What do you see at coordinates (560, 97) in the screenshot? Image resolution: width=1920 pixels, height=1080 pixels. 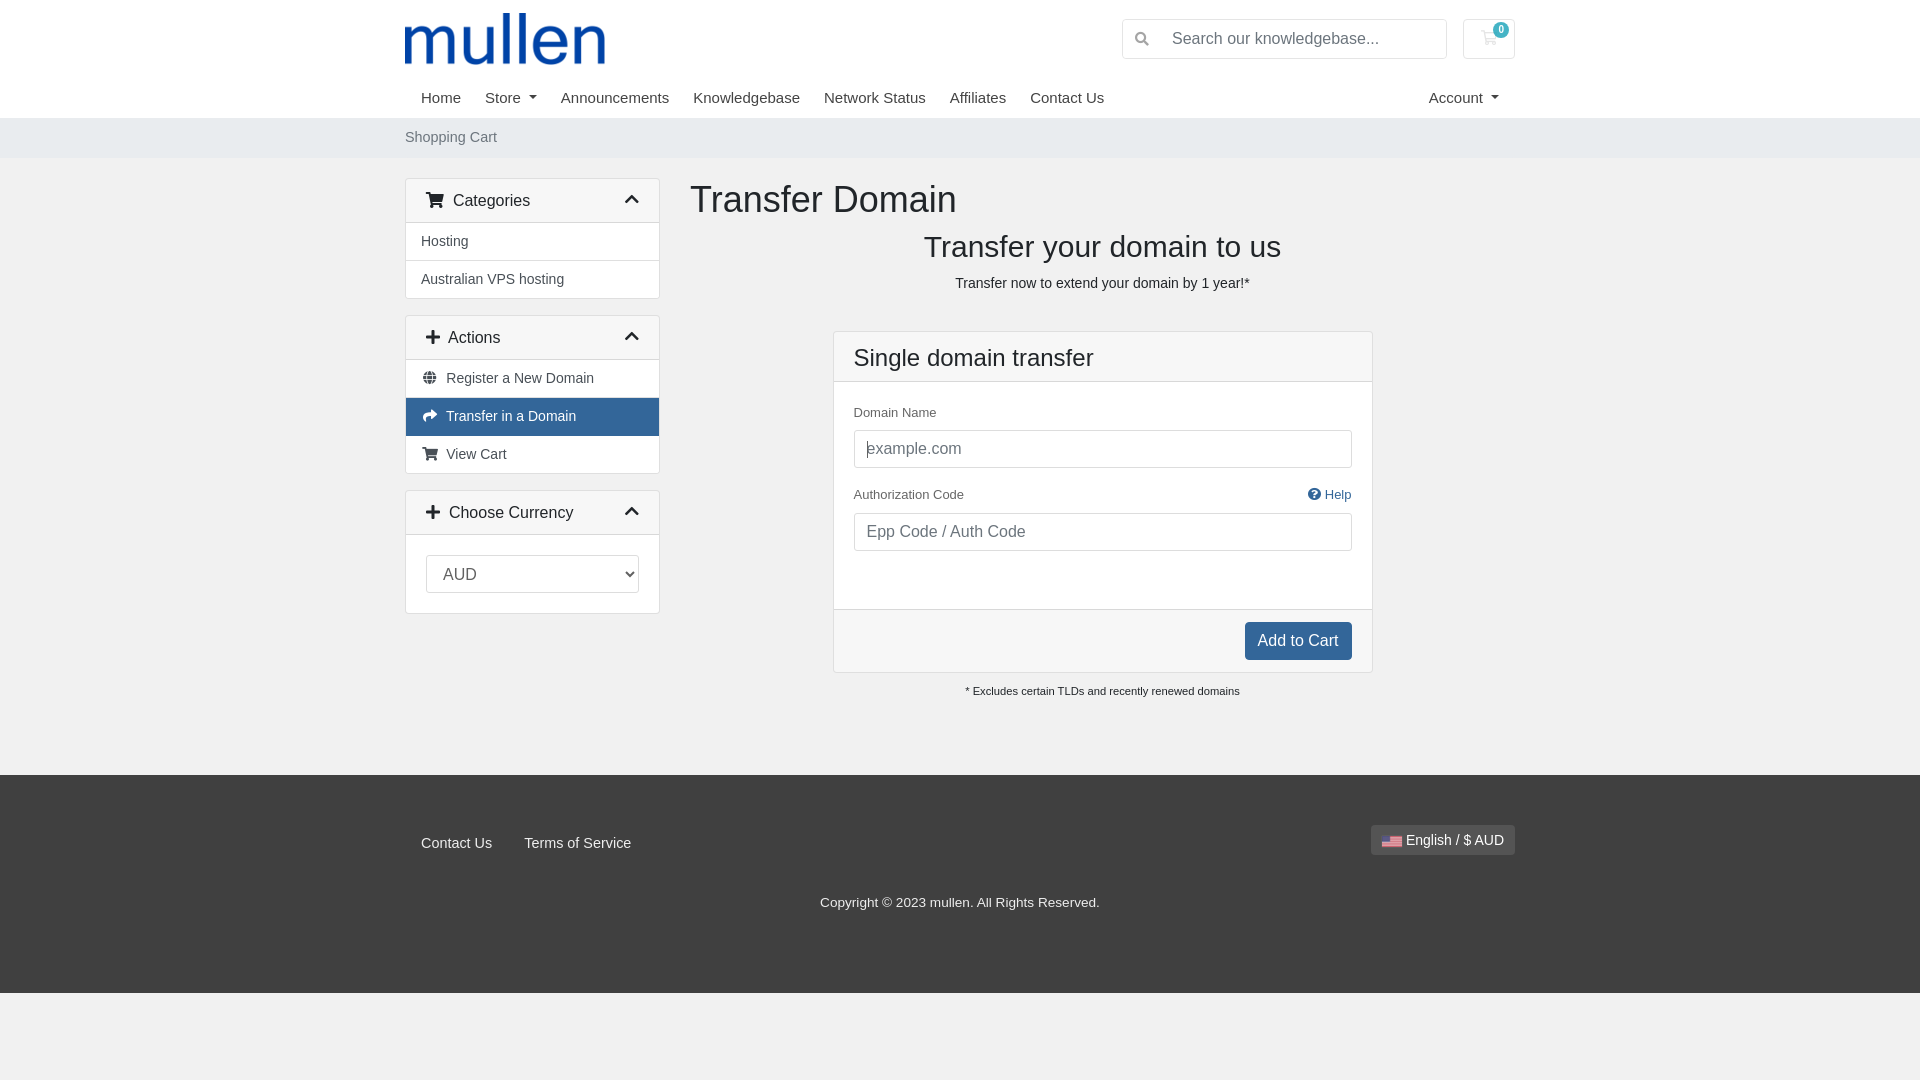 I see `'Announcements'` at bounding box center [560, 97].